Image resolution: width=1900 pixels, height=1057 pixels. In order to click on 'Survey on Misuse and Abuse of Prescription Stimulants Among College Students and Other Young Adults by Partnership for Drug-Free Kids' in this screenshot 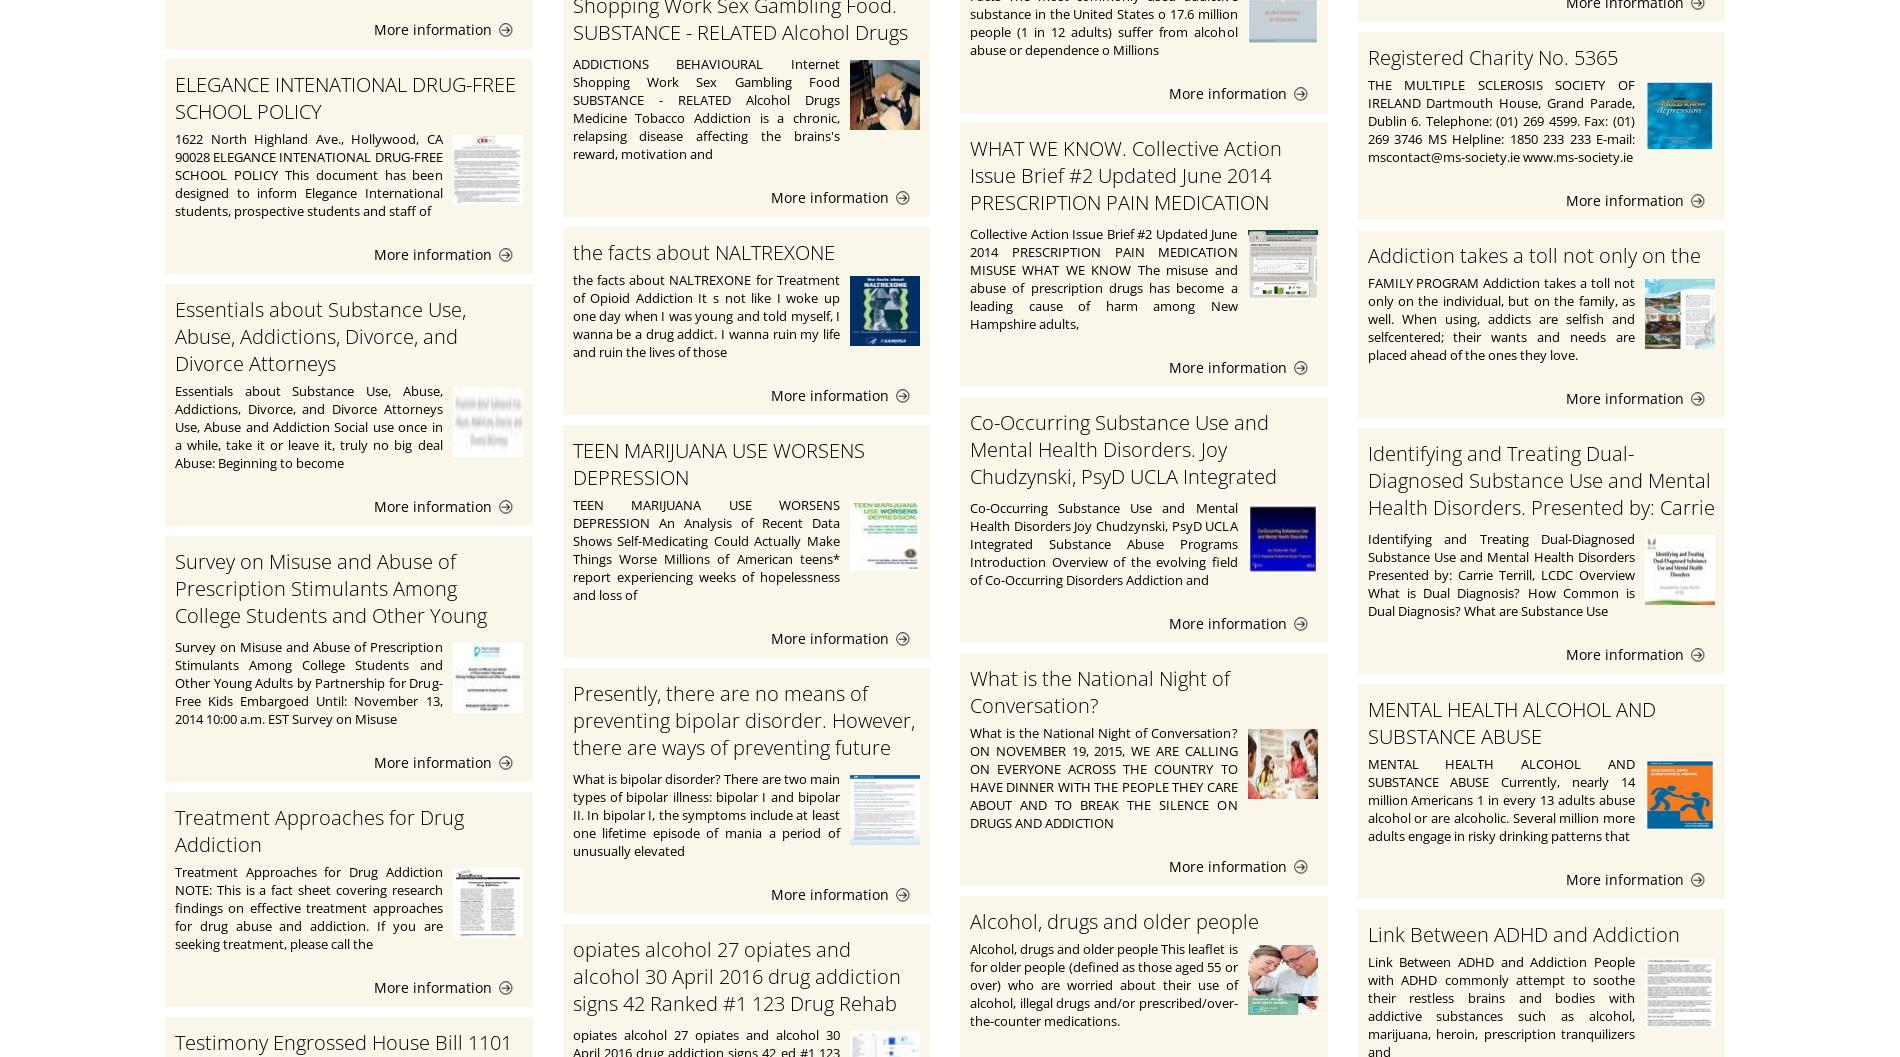, I will do `click(334, 615)`.